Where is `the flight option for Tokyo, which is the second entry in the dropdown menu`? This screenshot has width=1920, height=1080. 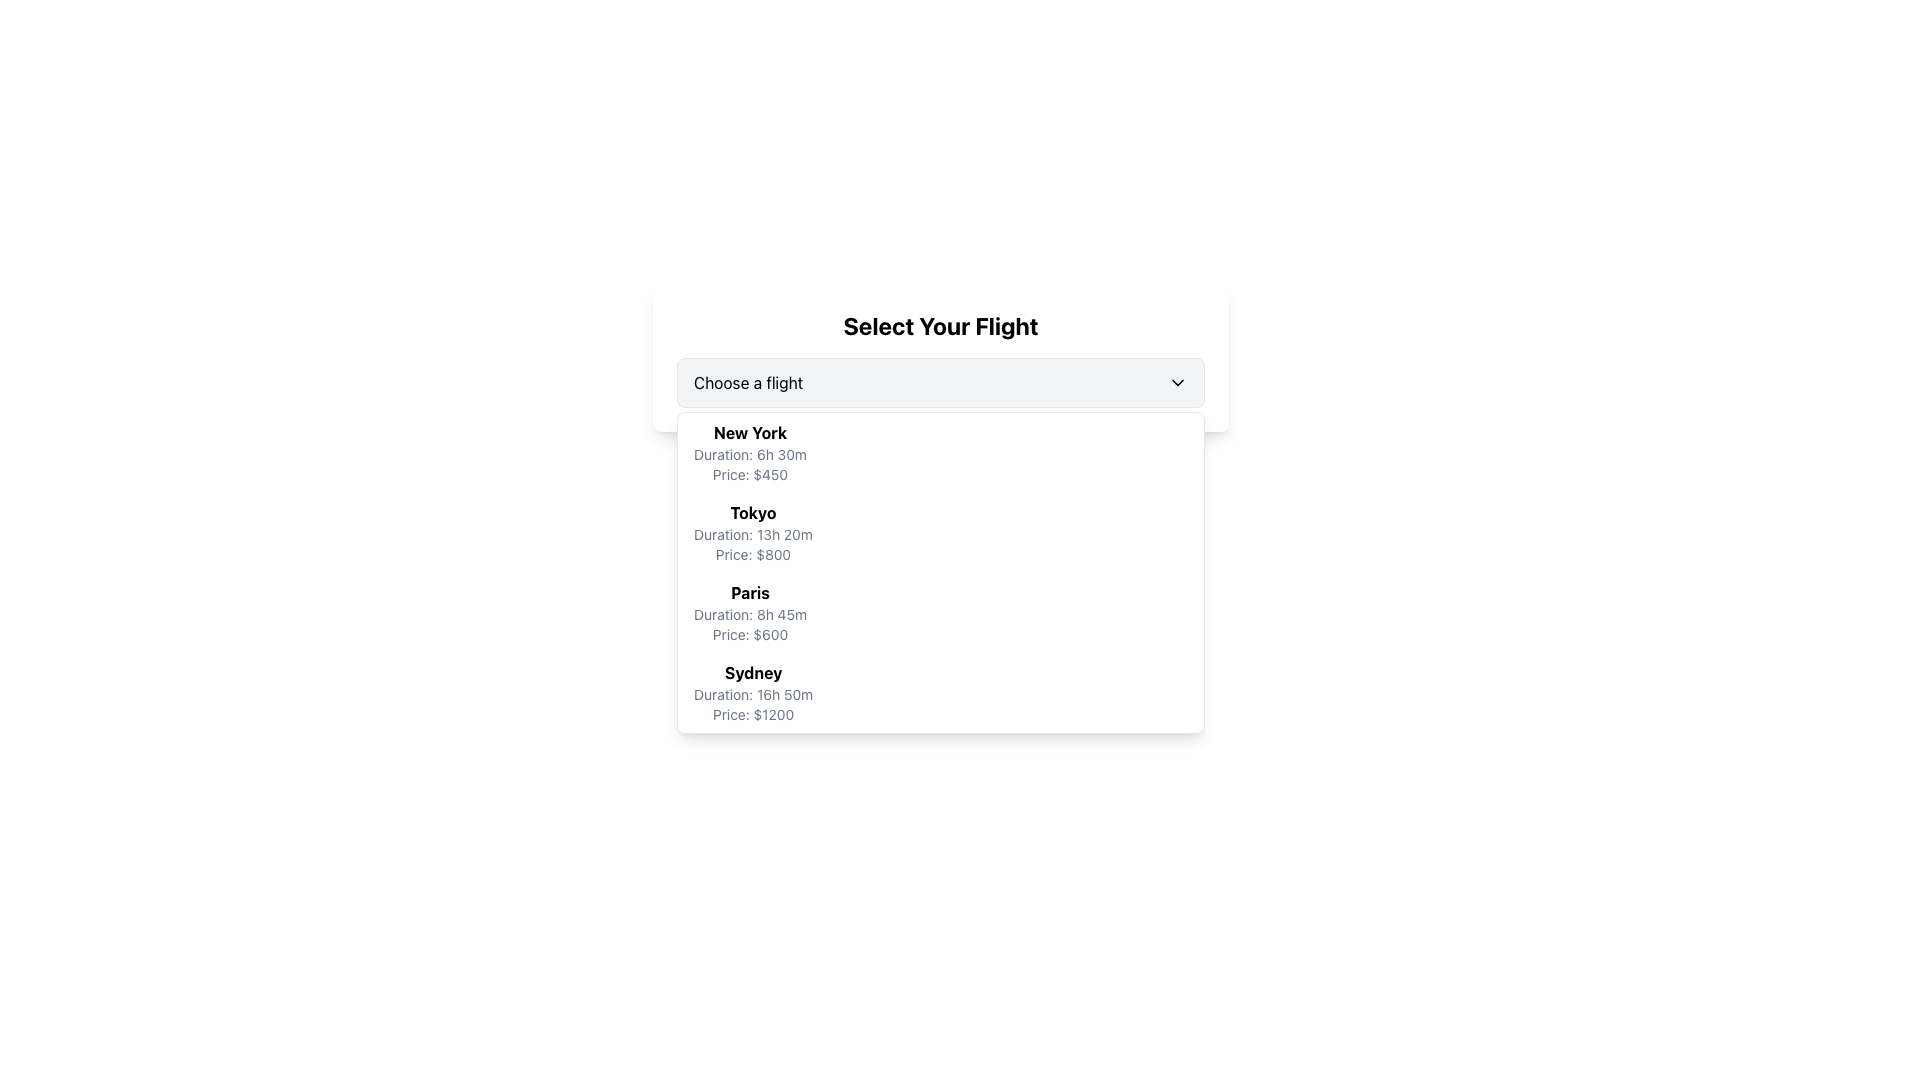 the flight option for Tokyo, which is the second entry in the dropdown menu is located at coordinates (752, 531).